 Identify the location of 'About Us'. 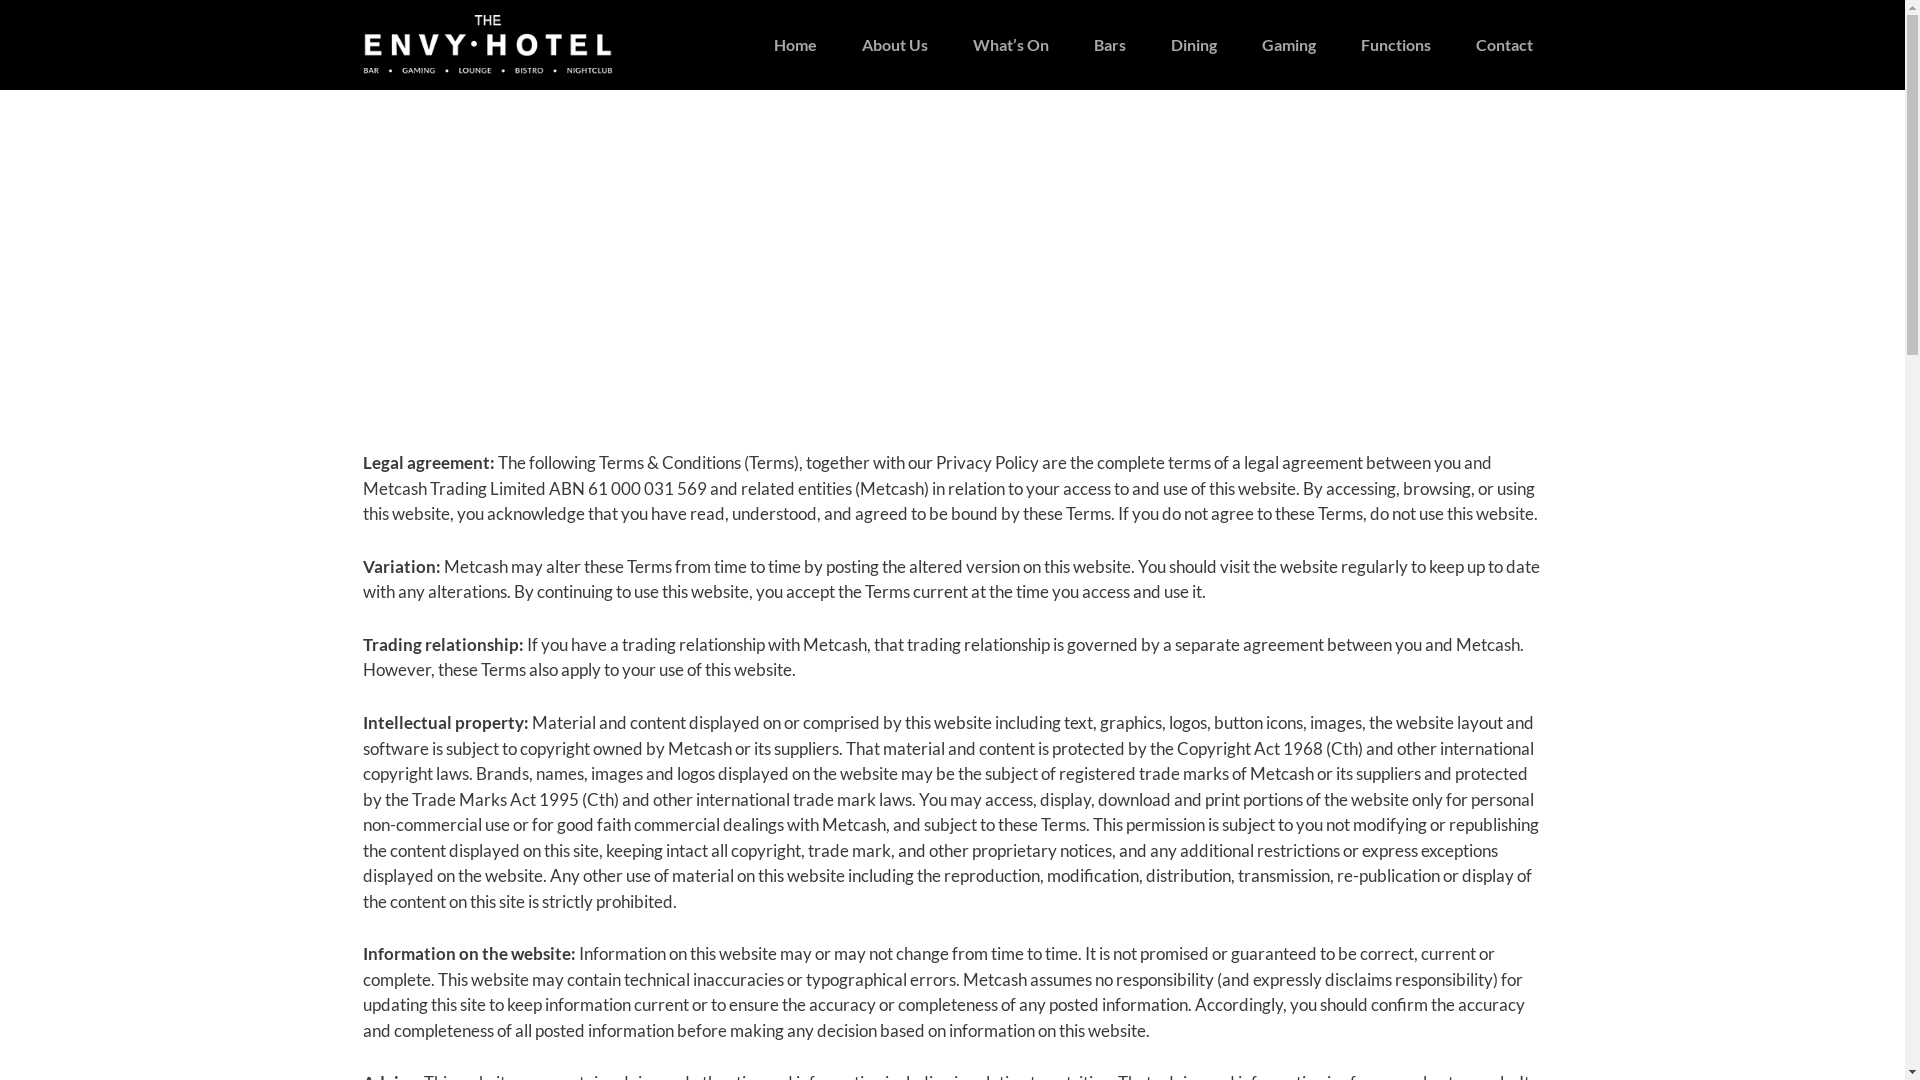
(862, 45).